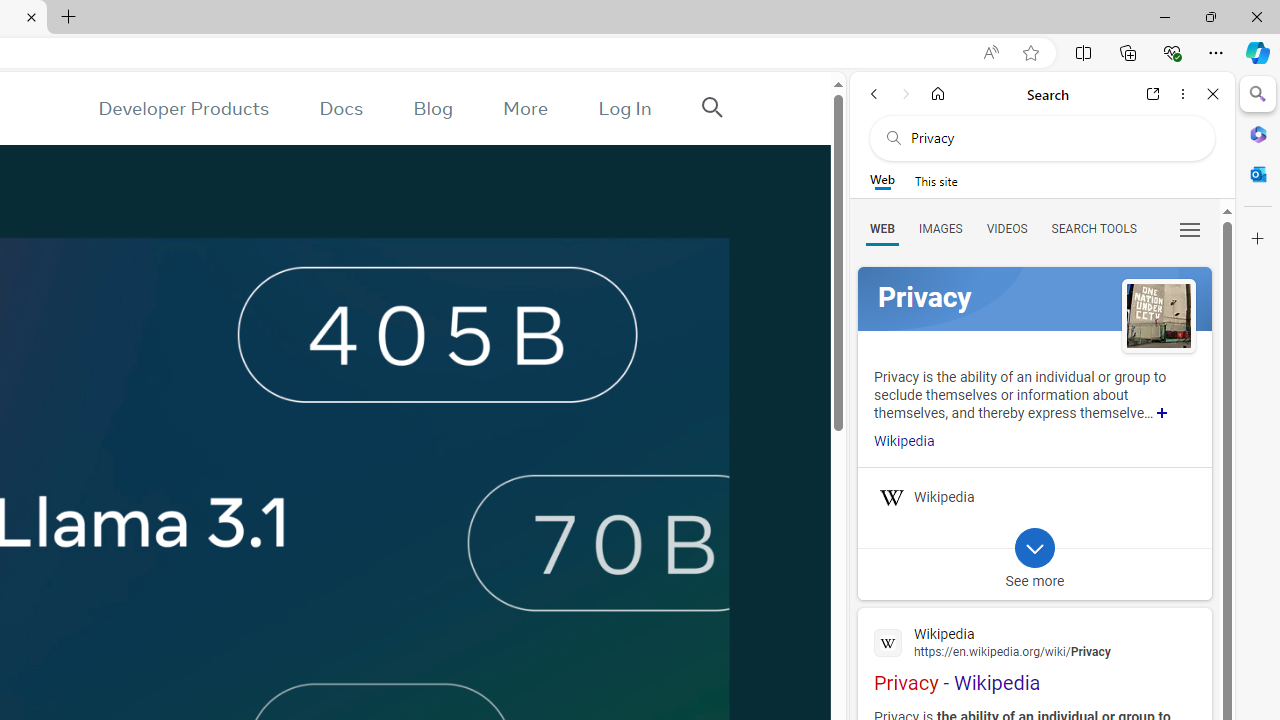 The image size is (1280, 720). What do you see at coordinates (1006, 227) in the screenshot?
I see `'Search Filter, VIDEOS'` at bounding box center [1006, 227].